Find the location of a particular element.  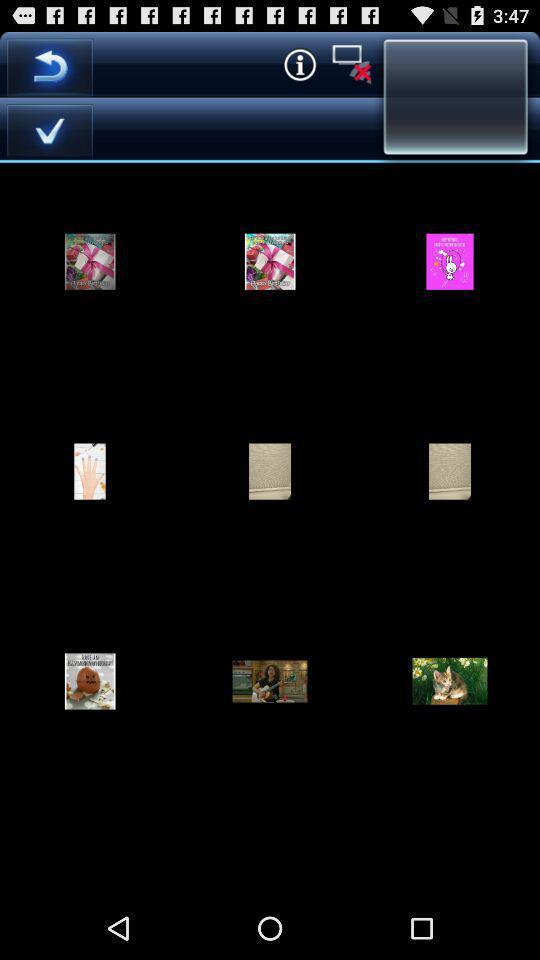

the undo icon is located at coordinates (50, 71).